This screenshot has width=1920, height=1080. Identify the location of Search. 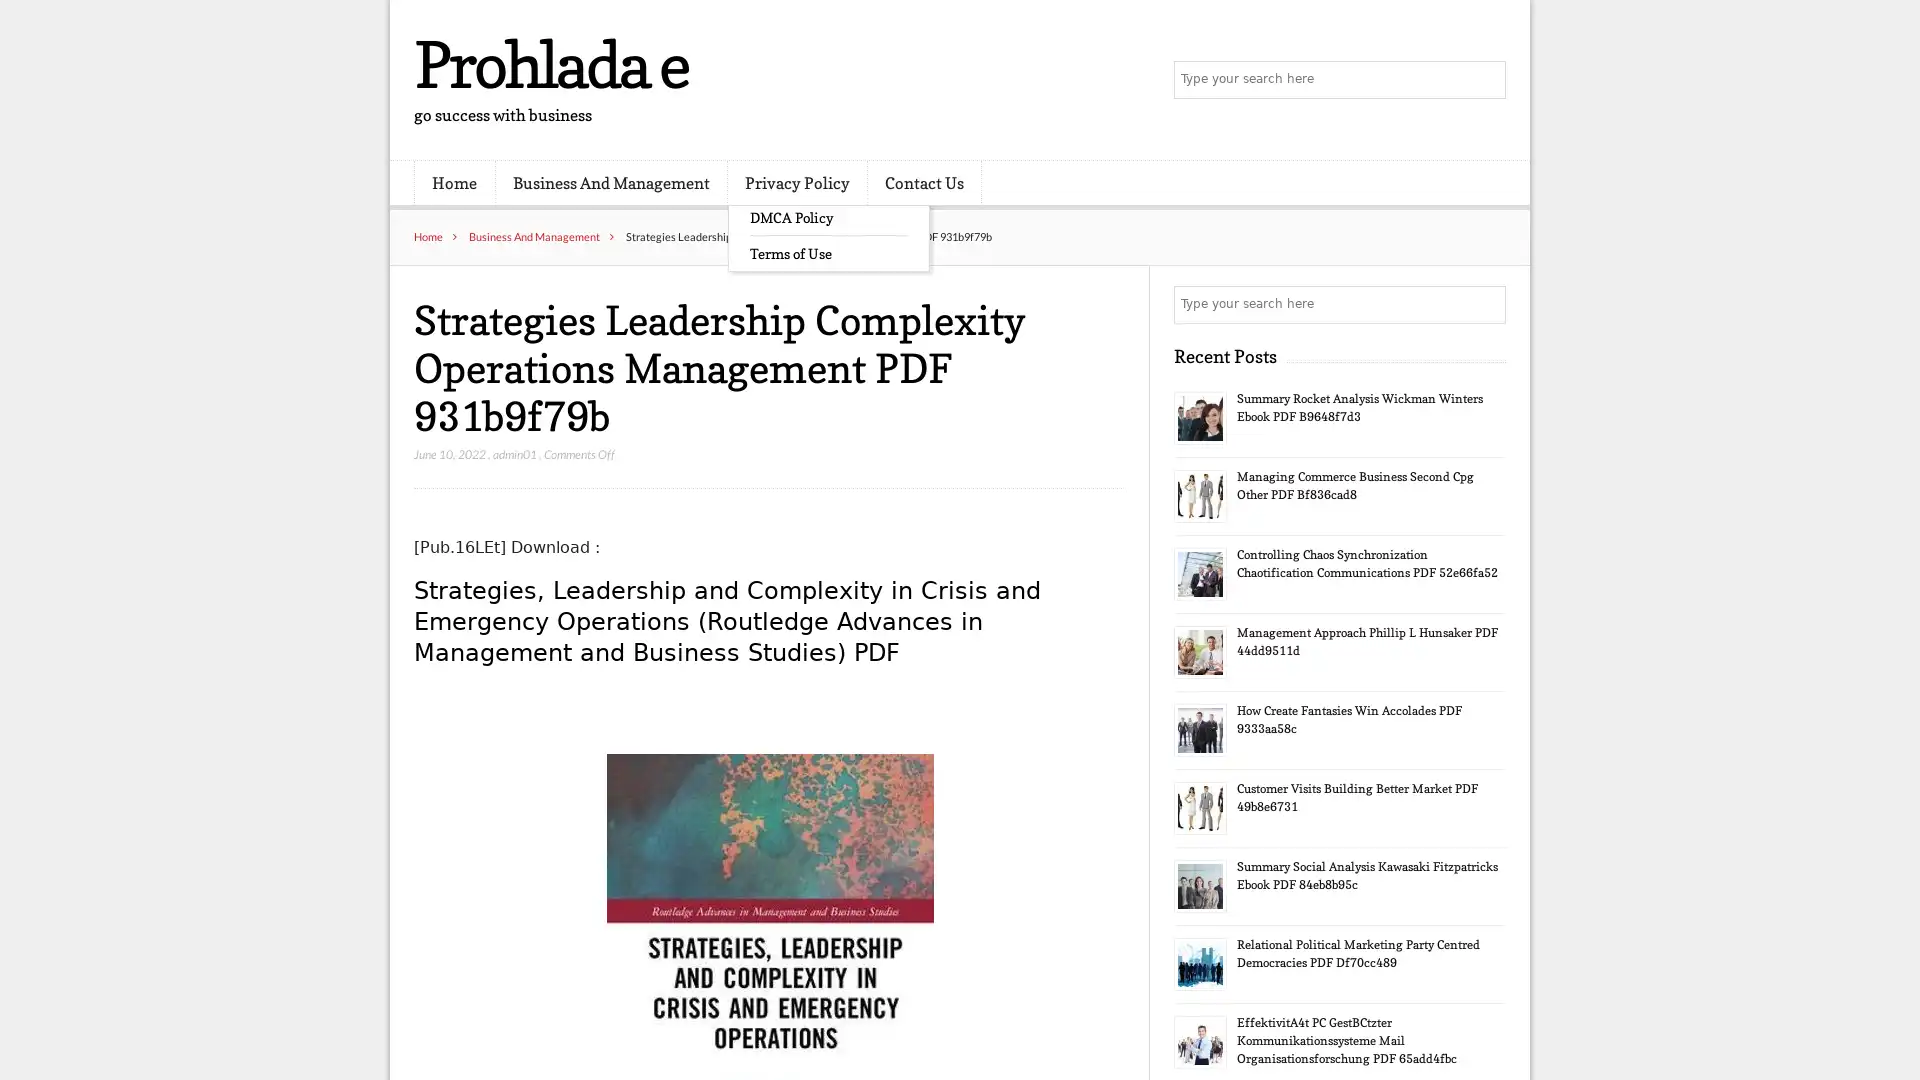
(1485, 304).